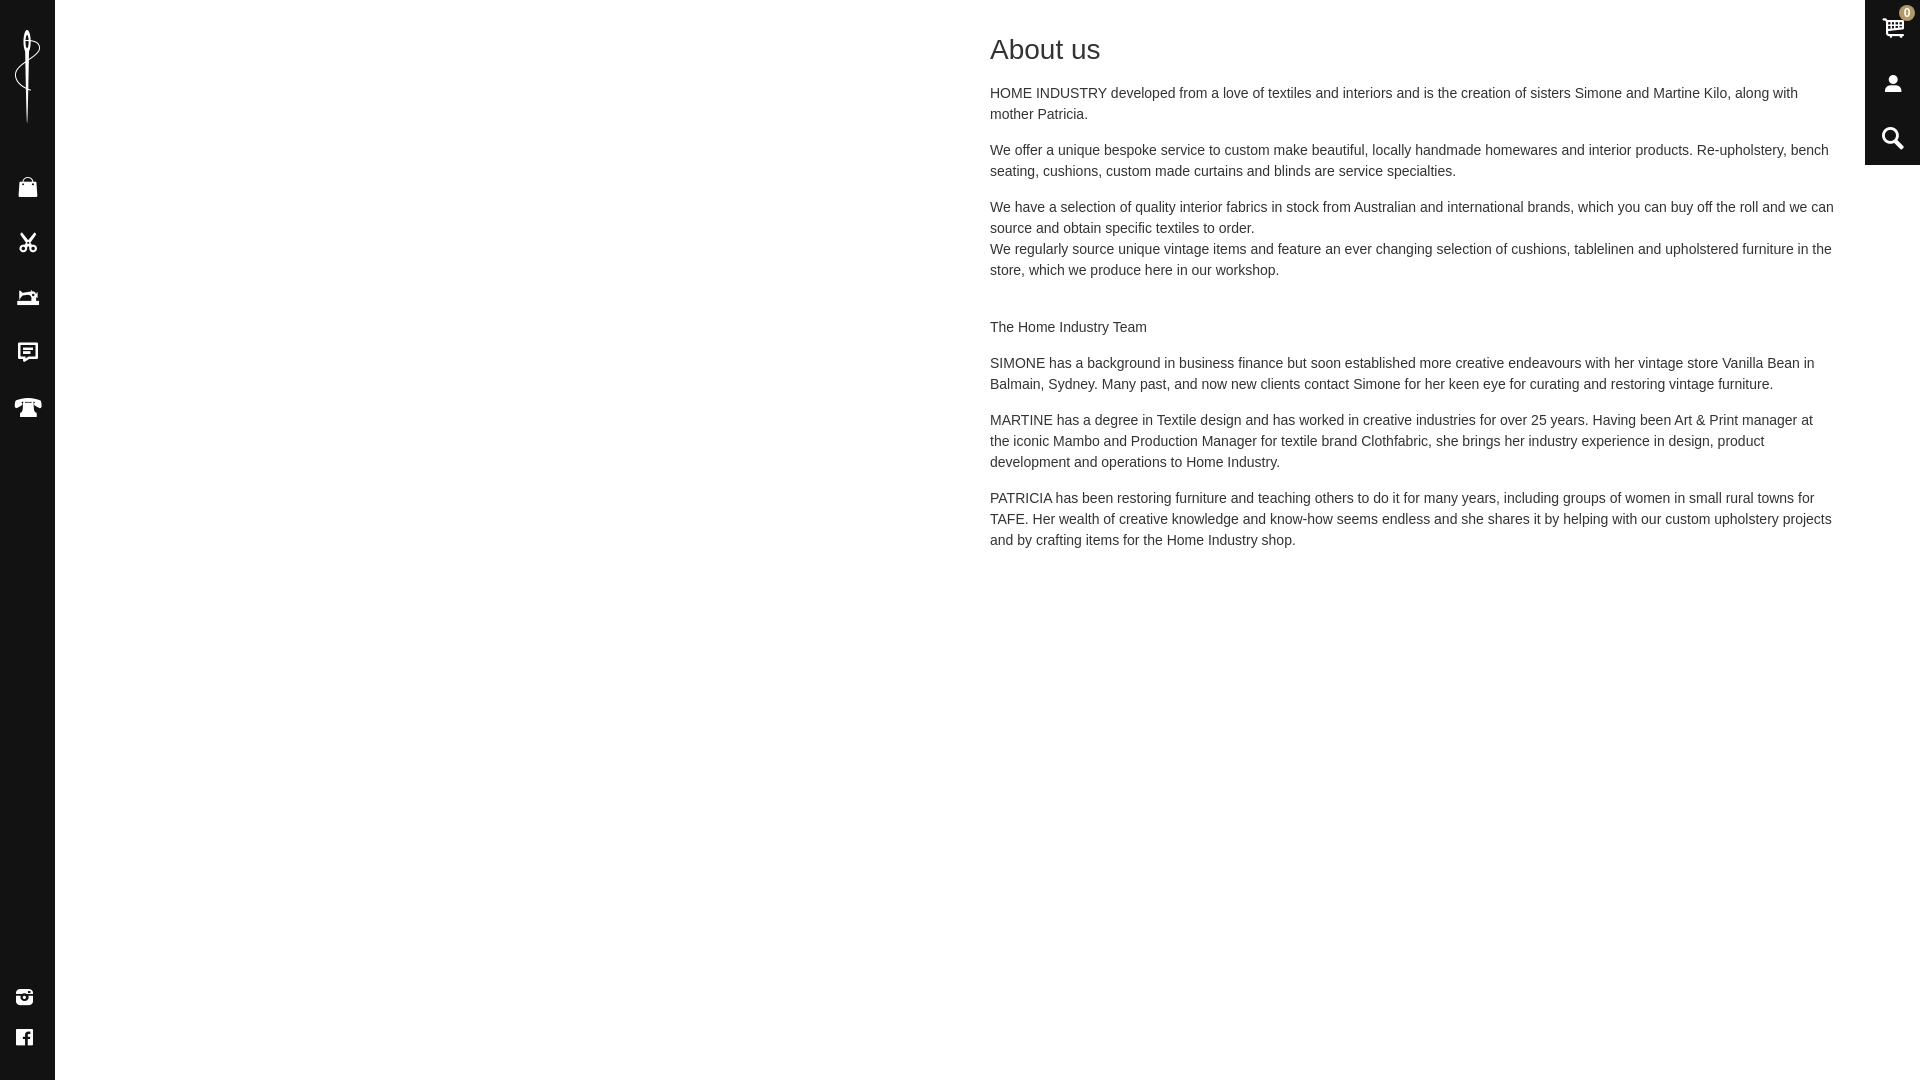  What do you see at coordinates (24, 1036) in the screenshot?
I see `'Facebook'` at bounding box center [24, 1036].